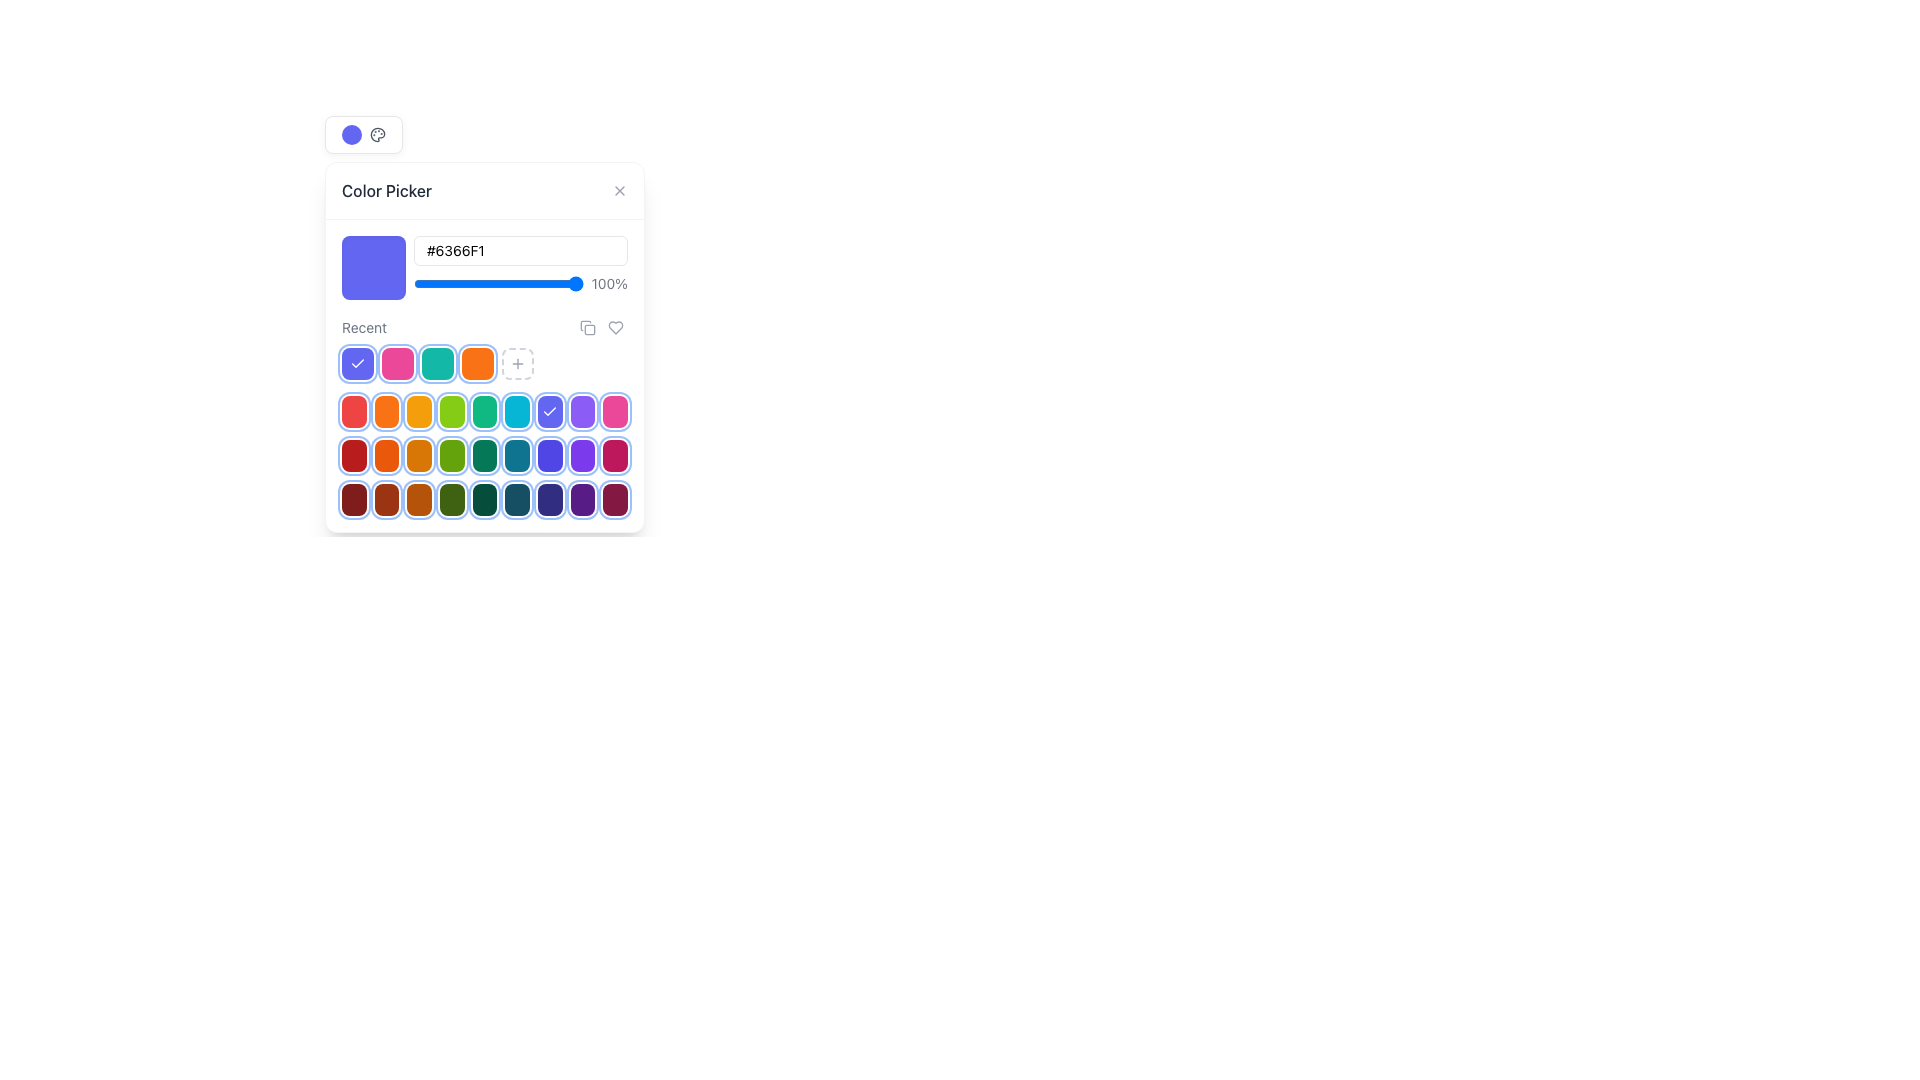 This screenshot has height=1080, width=1920. I want to click on the orange square-shaped button with rounded corners located in the Color Picker interface under the 'Recent' section, which is the sixth button in the horizontal list of recent colors, so click(477, 363).